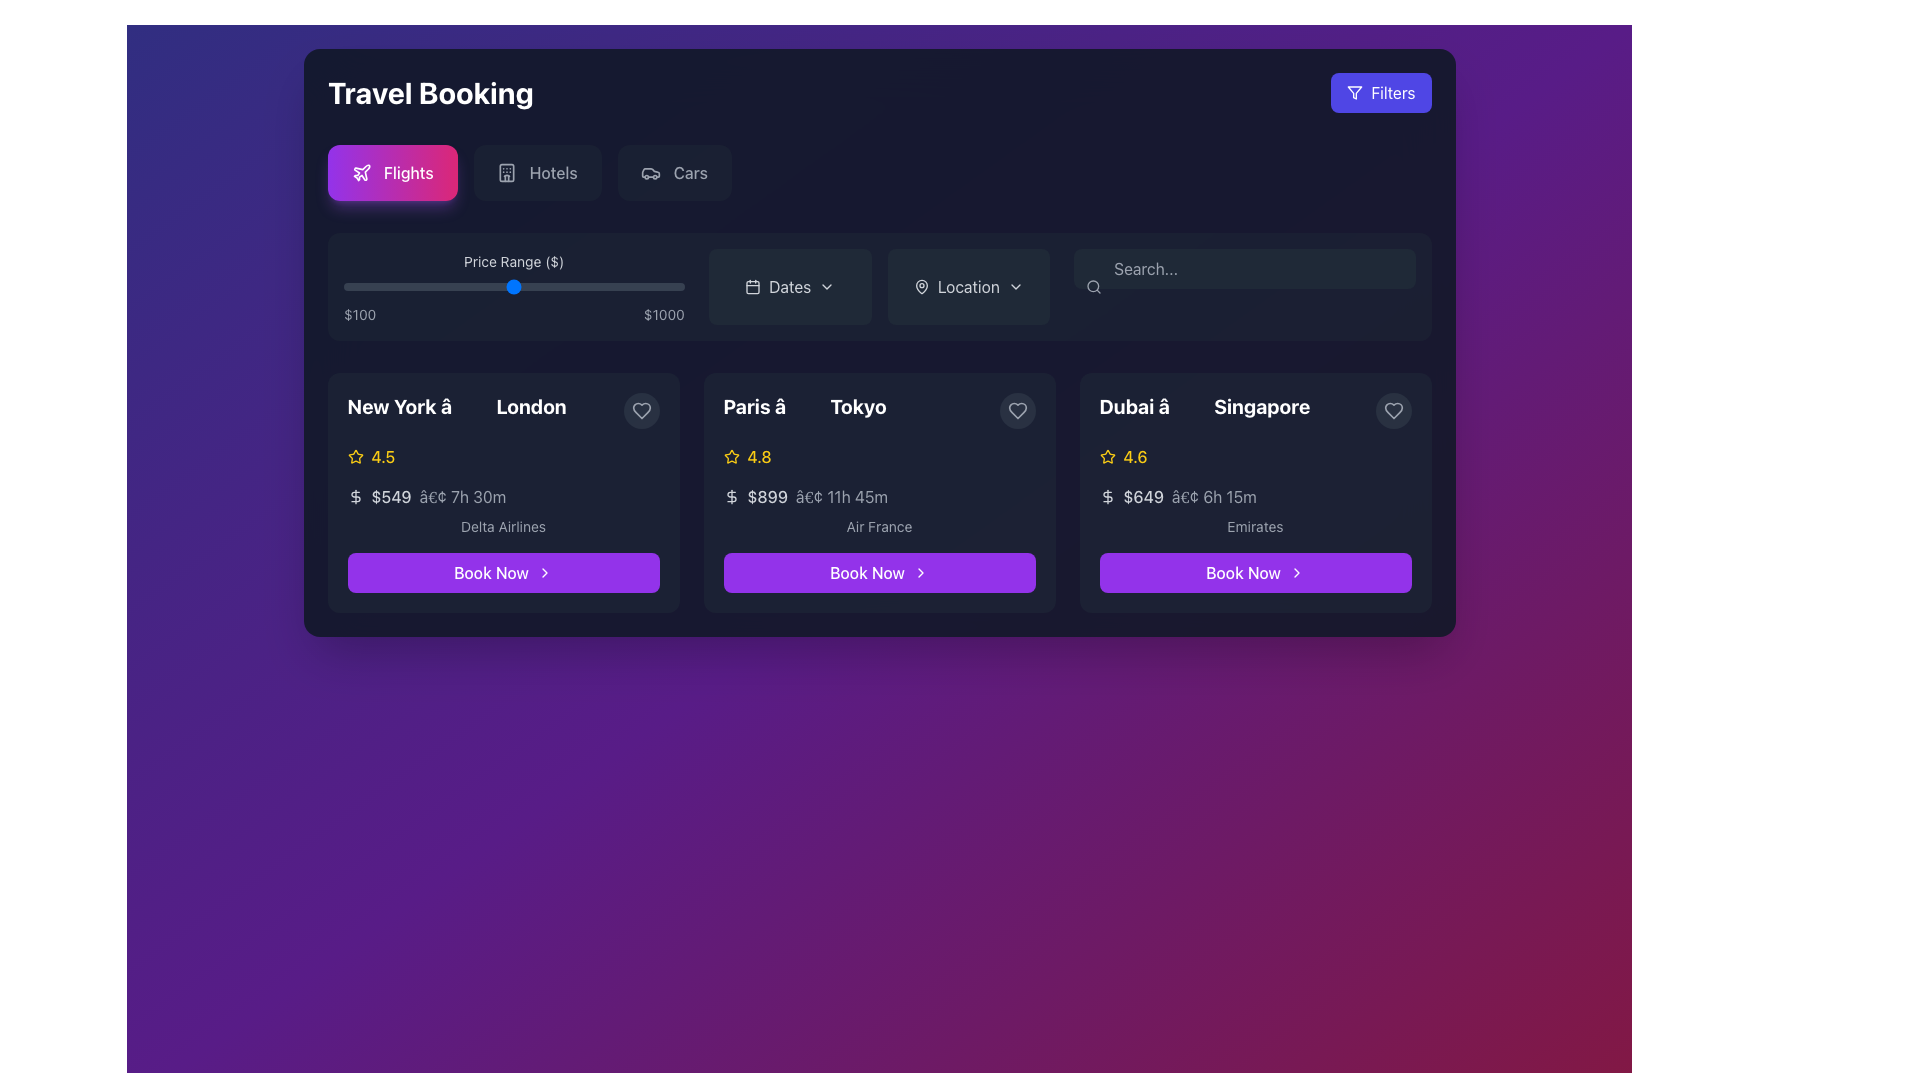 The image size is (1920, 1080). I want to click on textual information displaying the price of $899 and duration of 11h 45m, located in the upper section of the middle card beneath the destination titles 'Paris' and 'Tokyo', so click(879, 496).